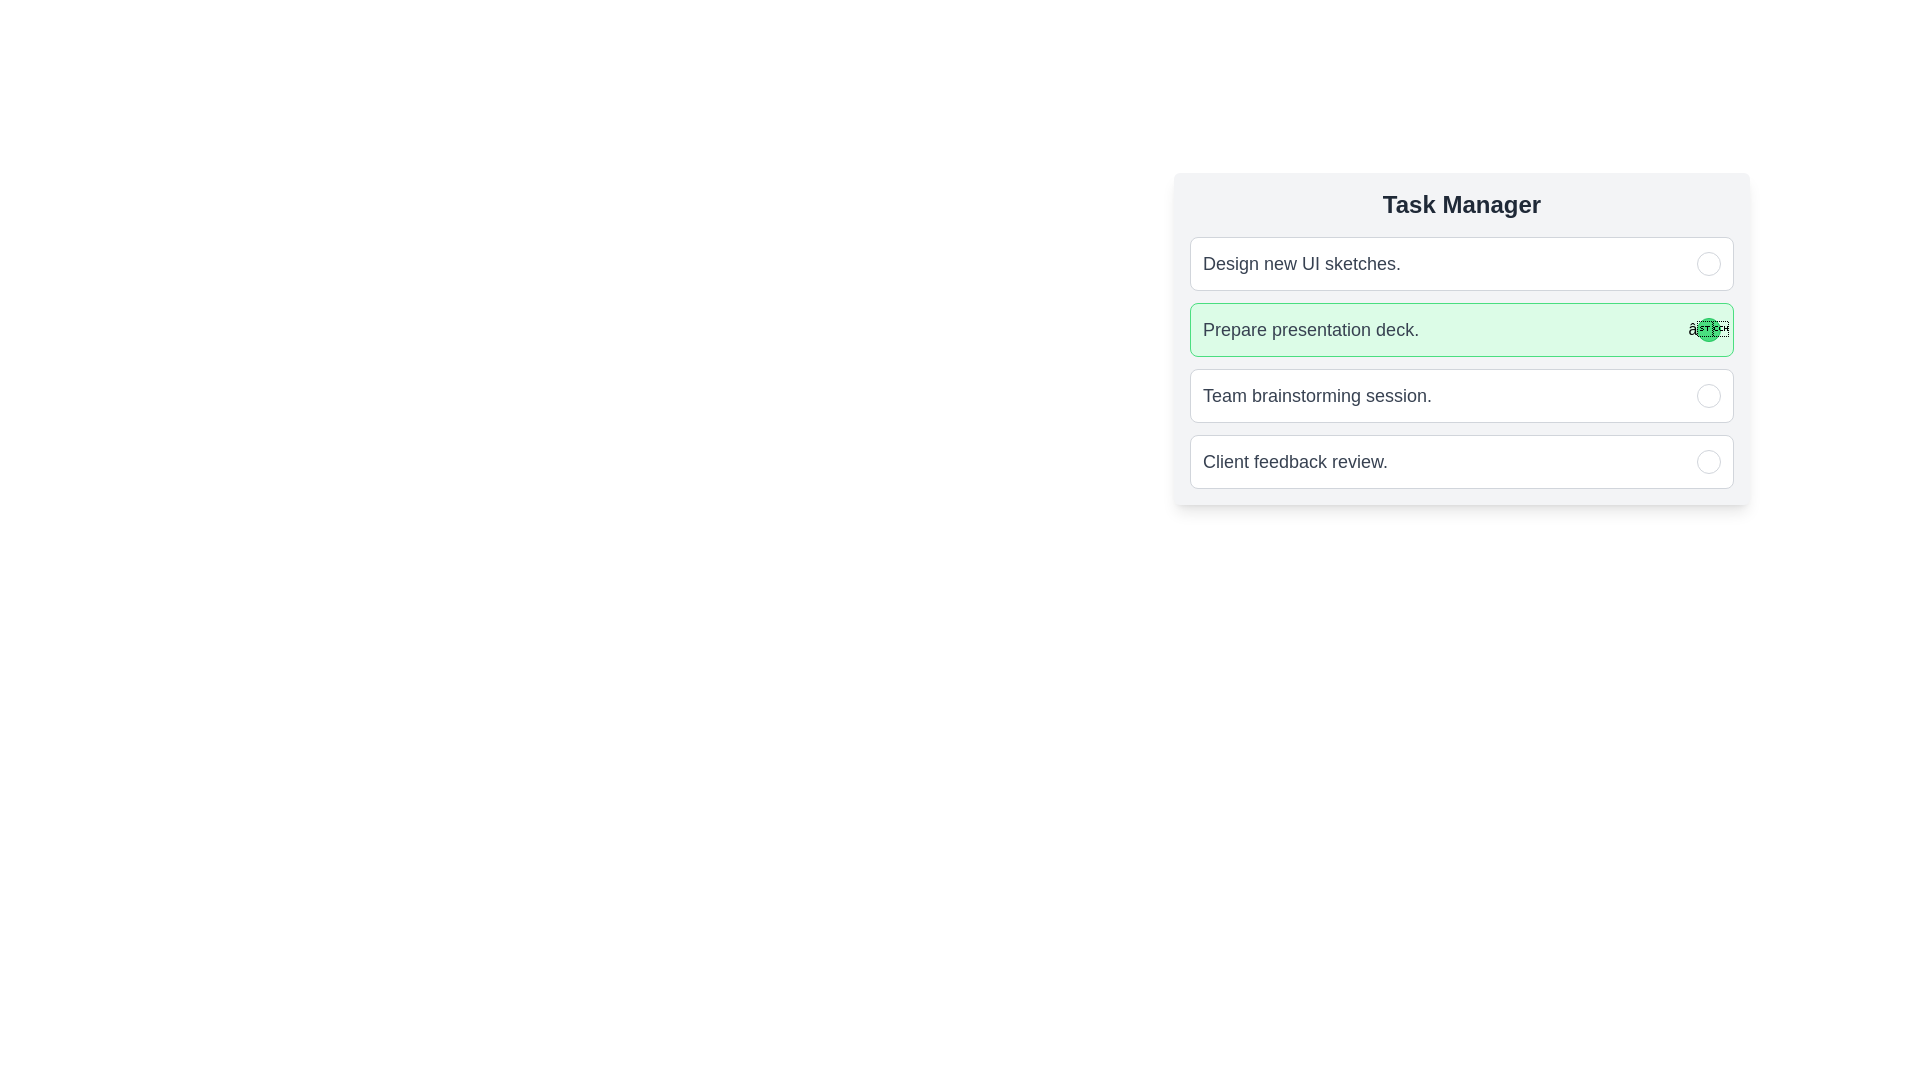  Describe the element at coordinates (1295, 462) in the screenshot. I see `the text label that reads 'Client feedback review.' which is styled in a medium-sized, gray-colored, bold font, located in the task manager interface below the 'Team brainstorming session.' task` at that location.